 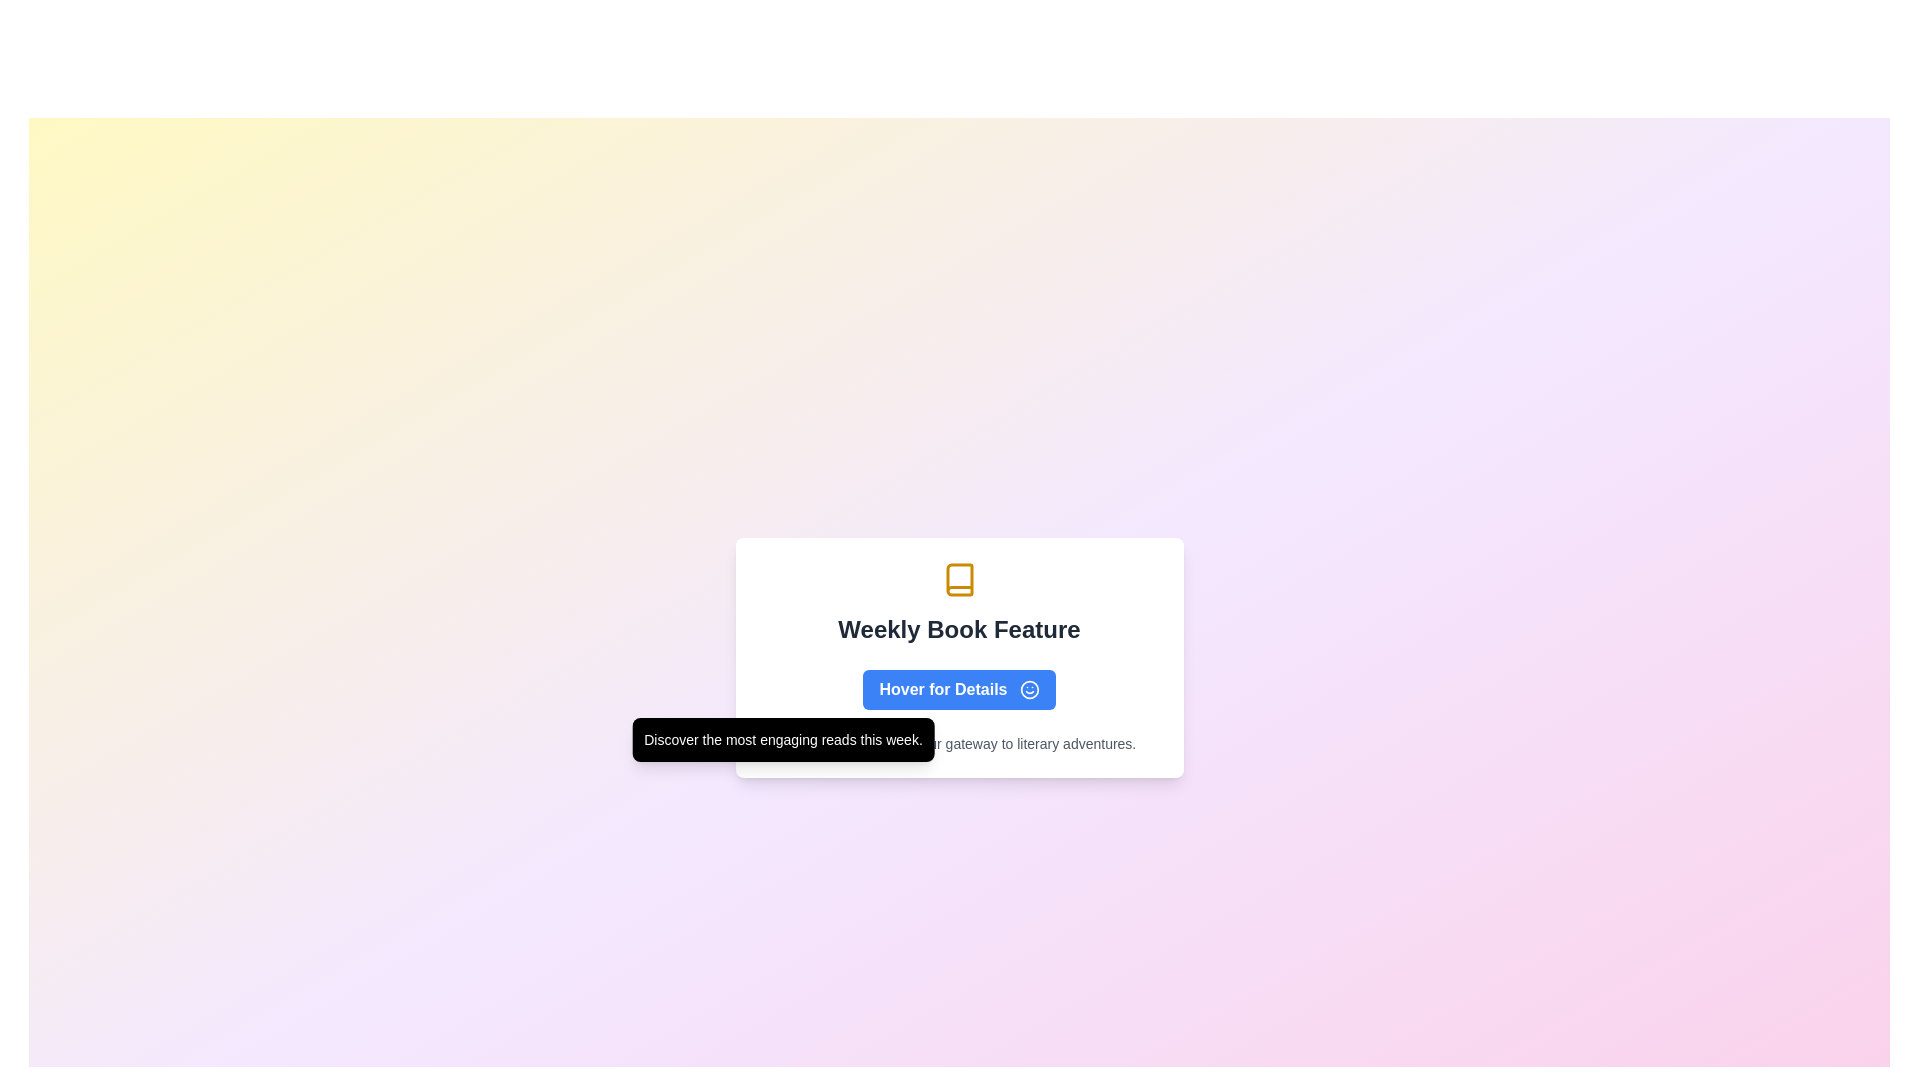 What do you see at coordinates (782, 740) in the screenshot?
I see `the tooltip that displays the message 'Discover the most engaging reads this week.' which appears below the 'Hover for Details' button` at bounding box center [782, 740].